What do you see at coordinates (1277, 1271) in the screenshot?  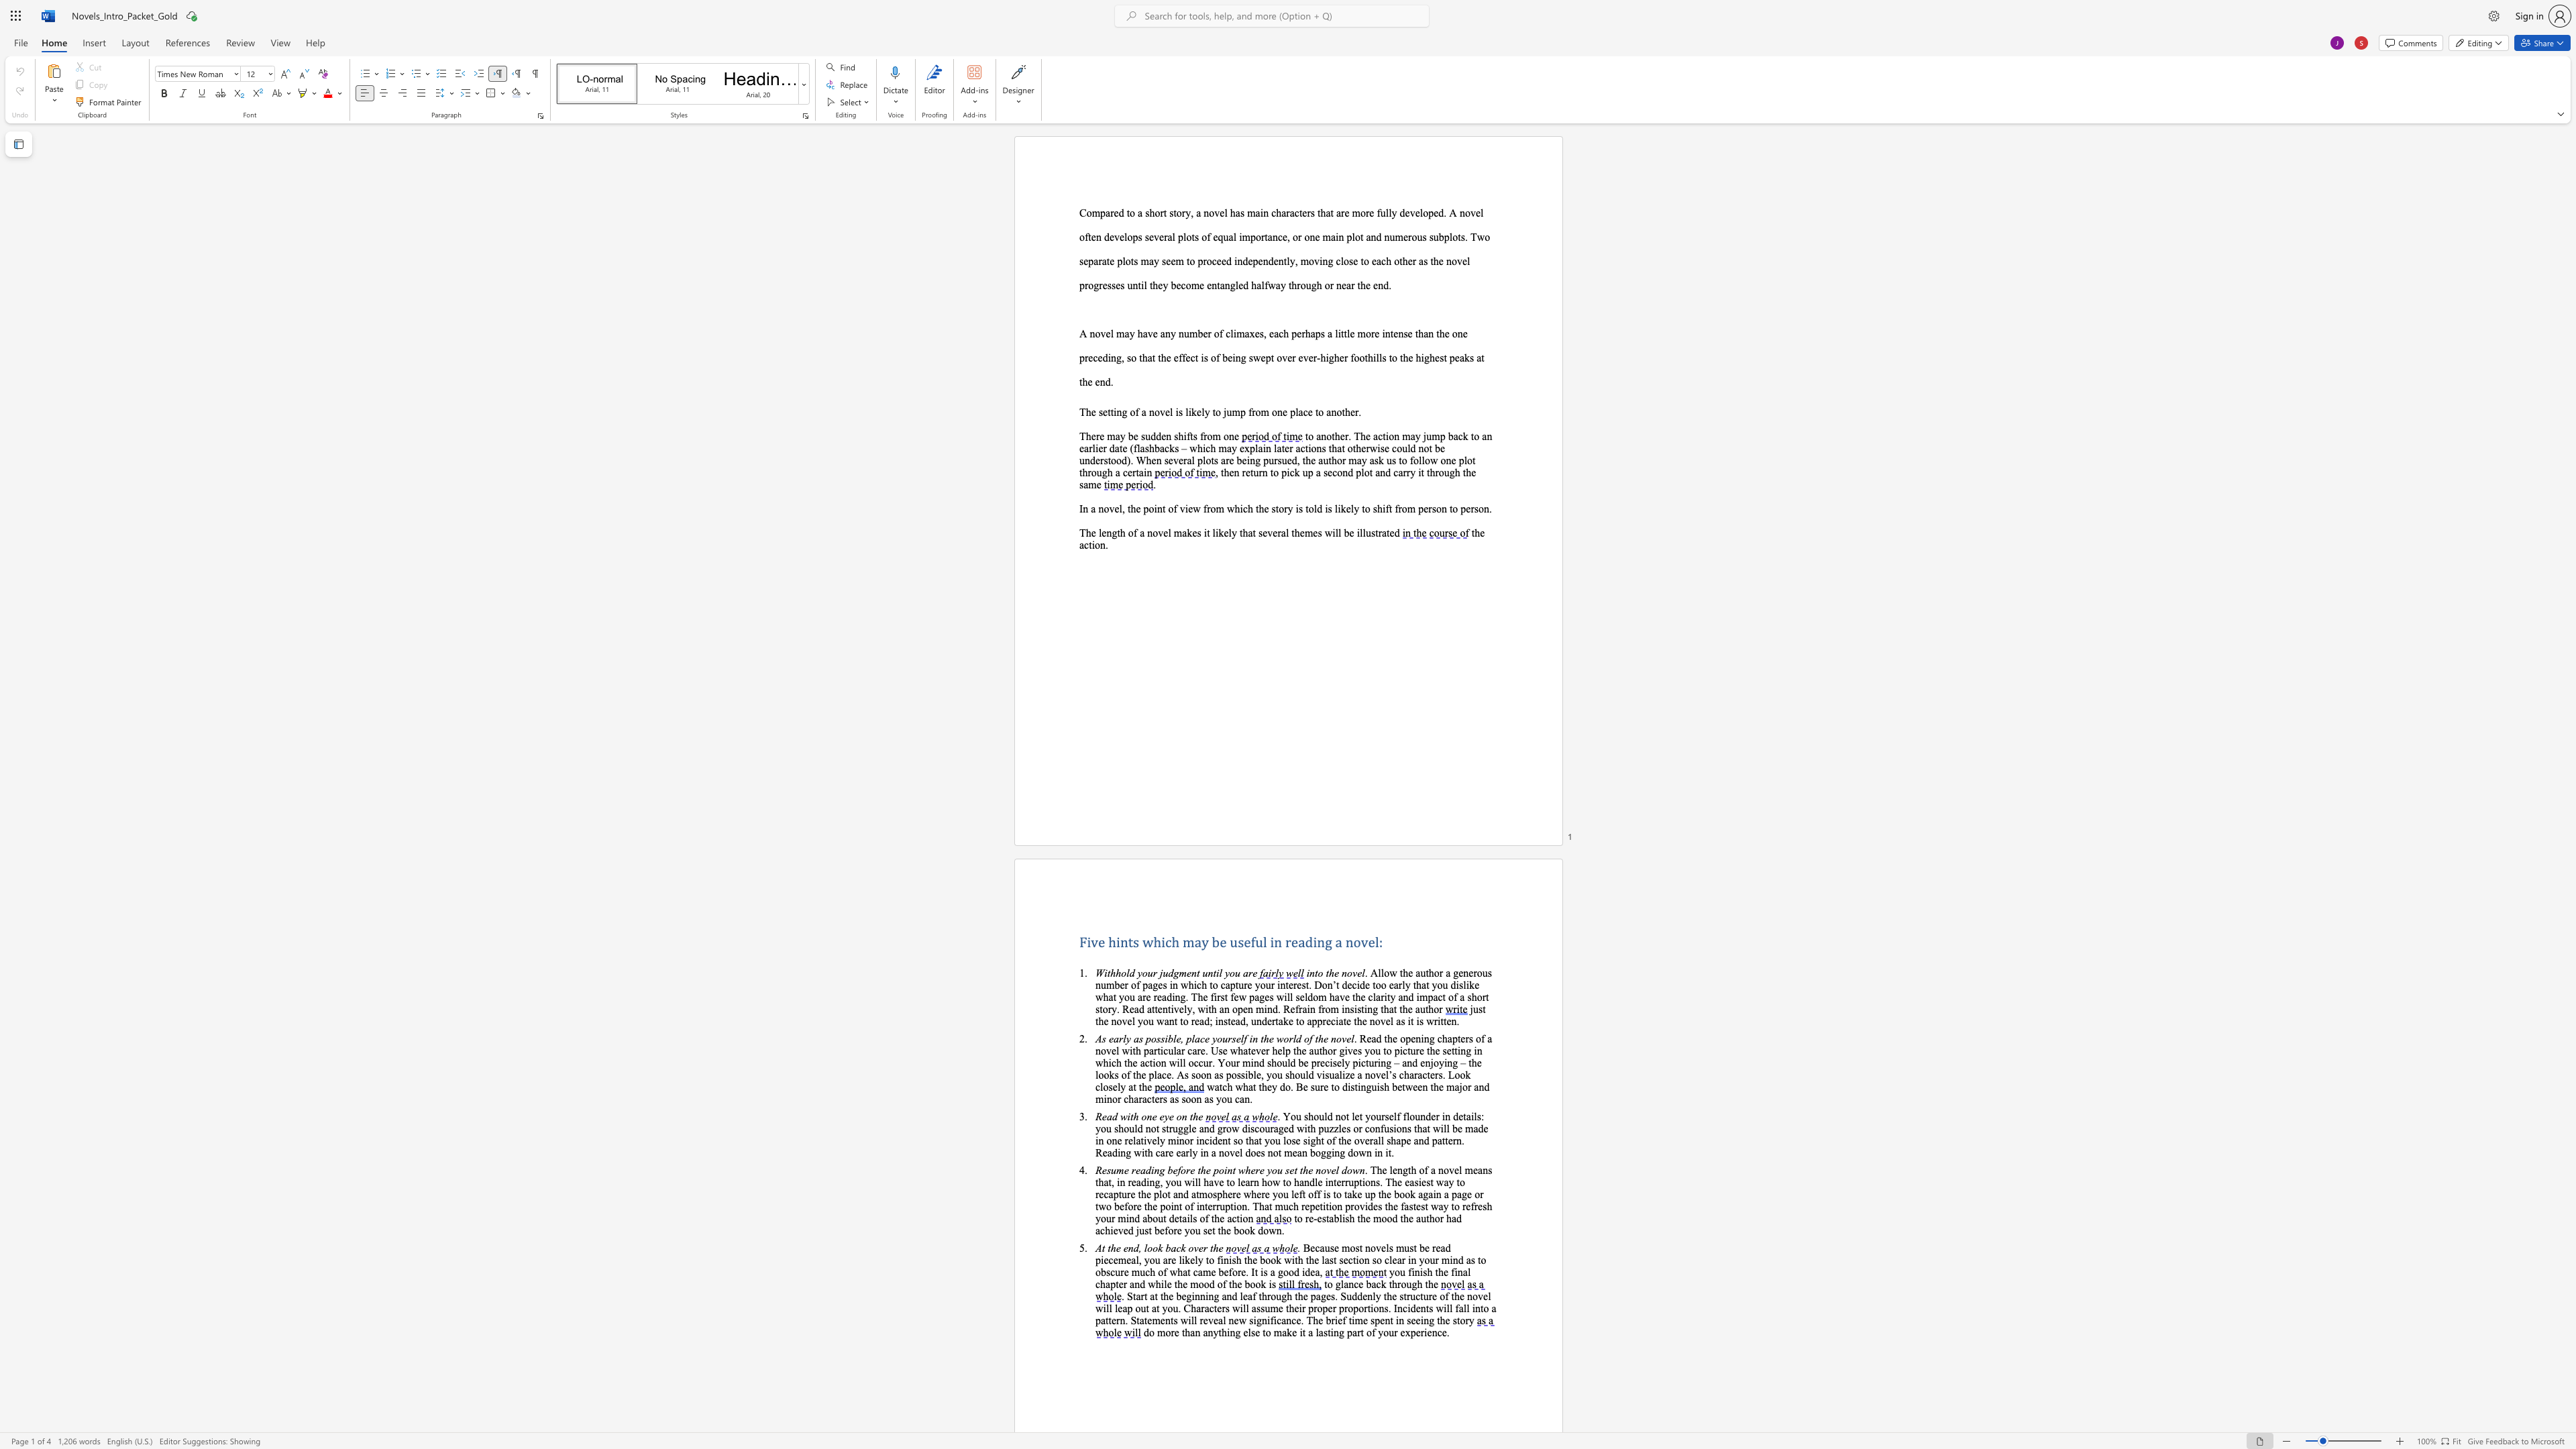 I see `the subset text "good i" within the text "a good idea"` at bounding box center [1277, 1271].